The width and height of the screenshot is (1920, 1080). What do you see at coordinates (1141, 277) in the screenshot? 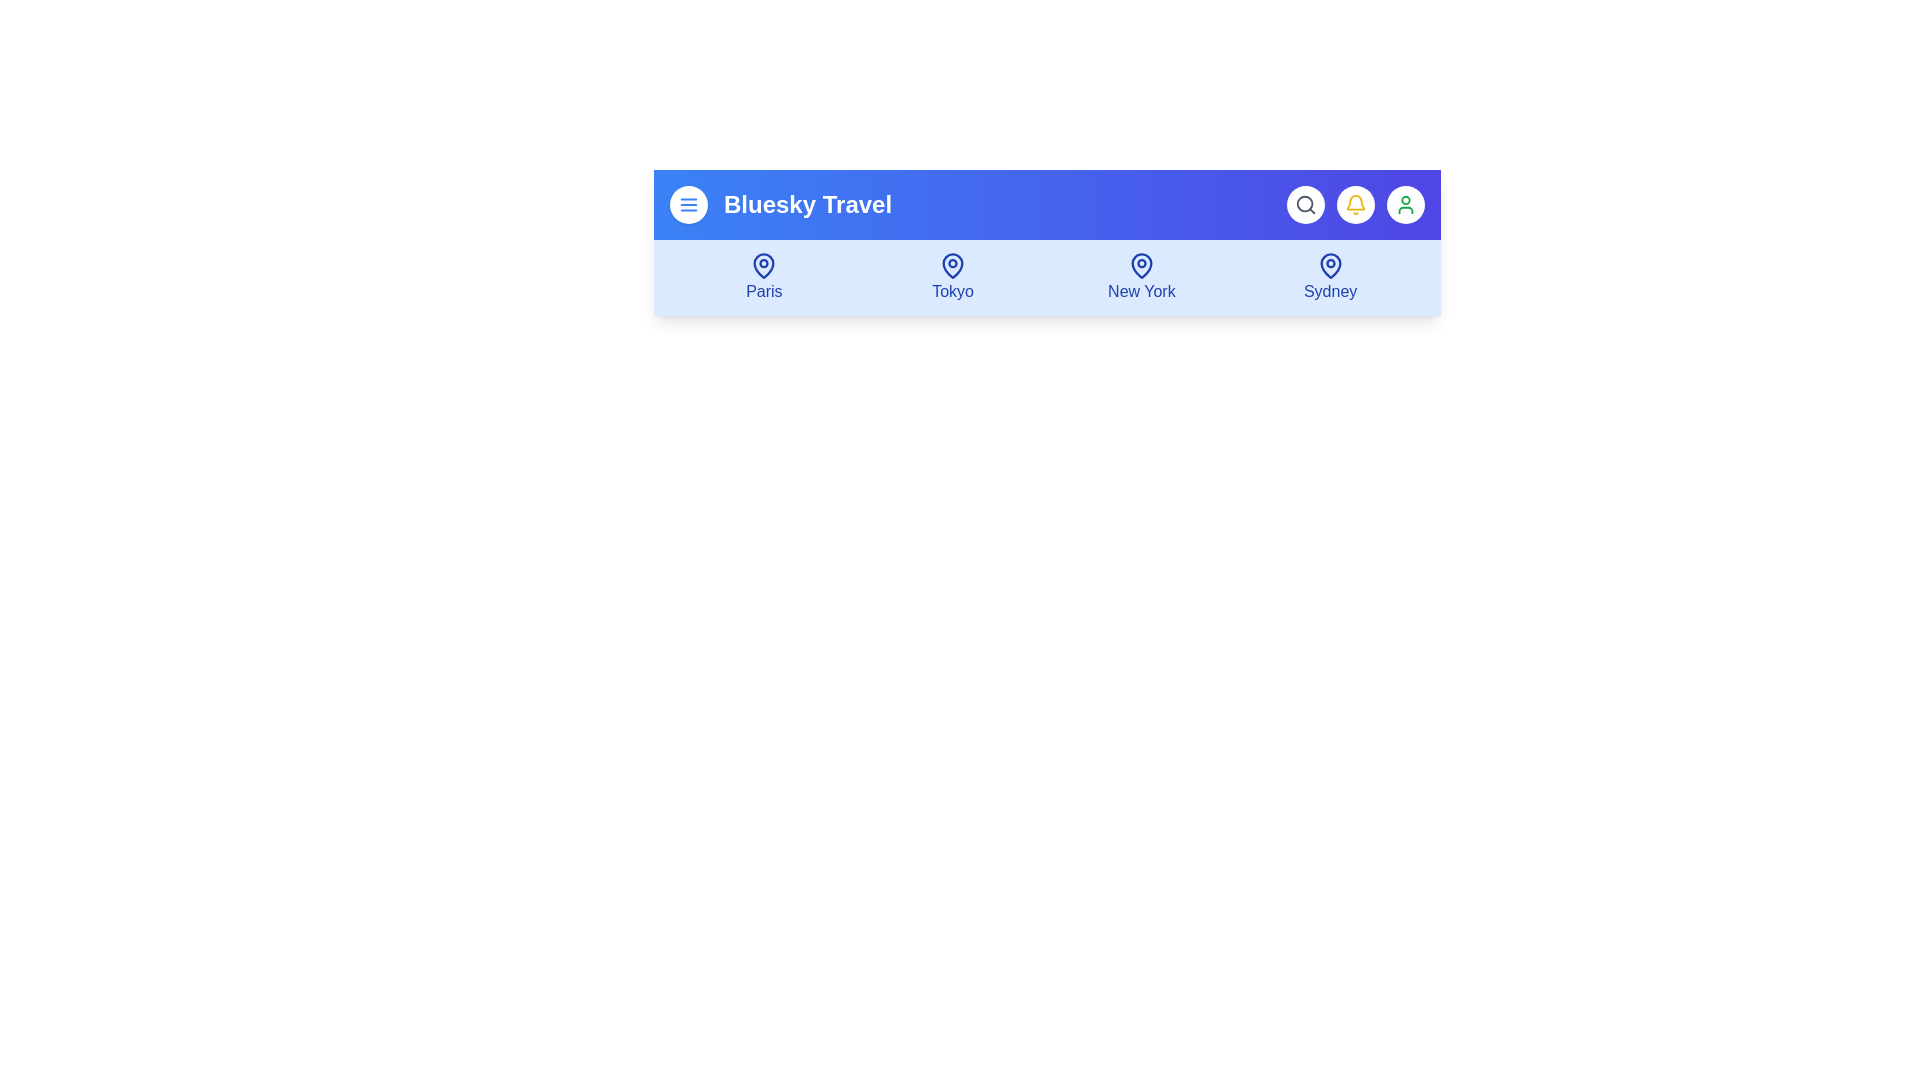
I see `the destination item New York` at bounding box center [1141, 277].